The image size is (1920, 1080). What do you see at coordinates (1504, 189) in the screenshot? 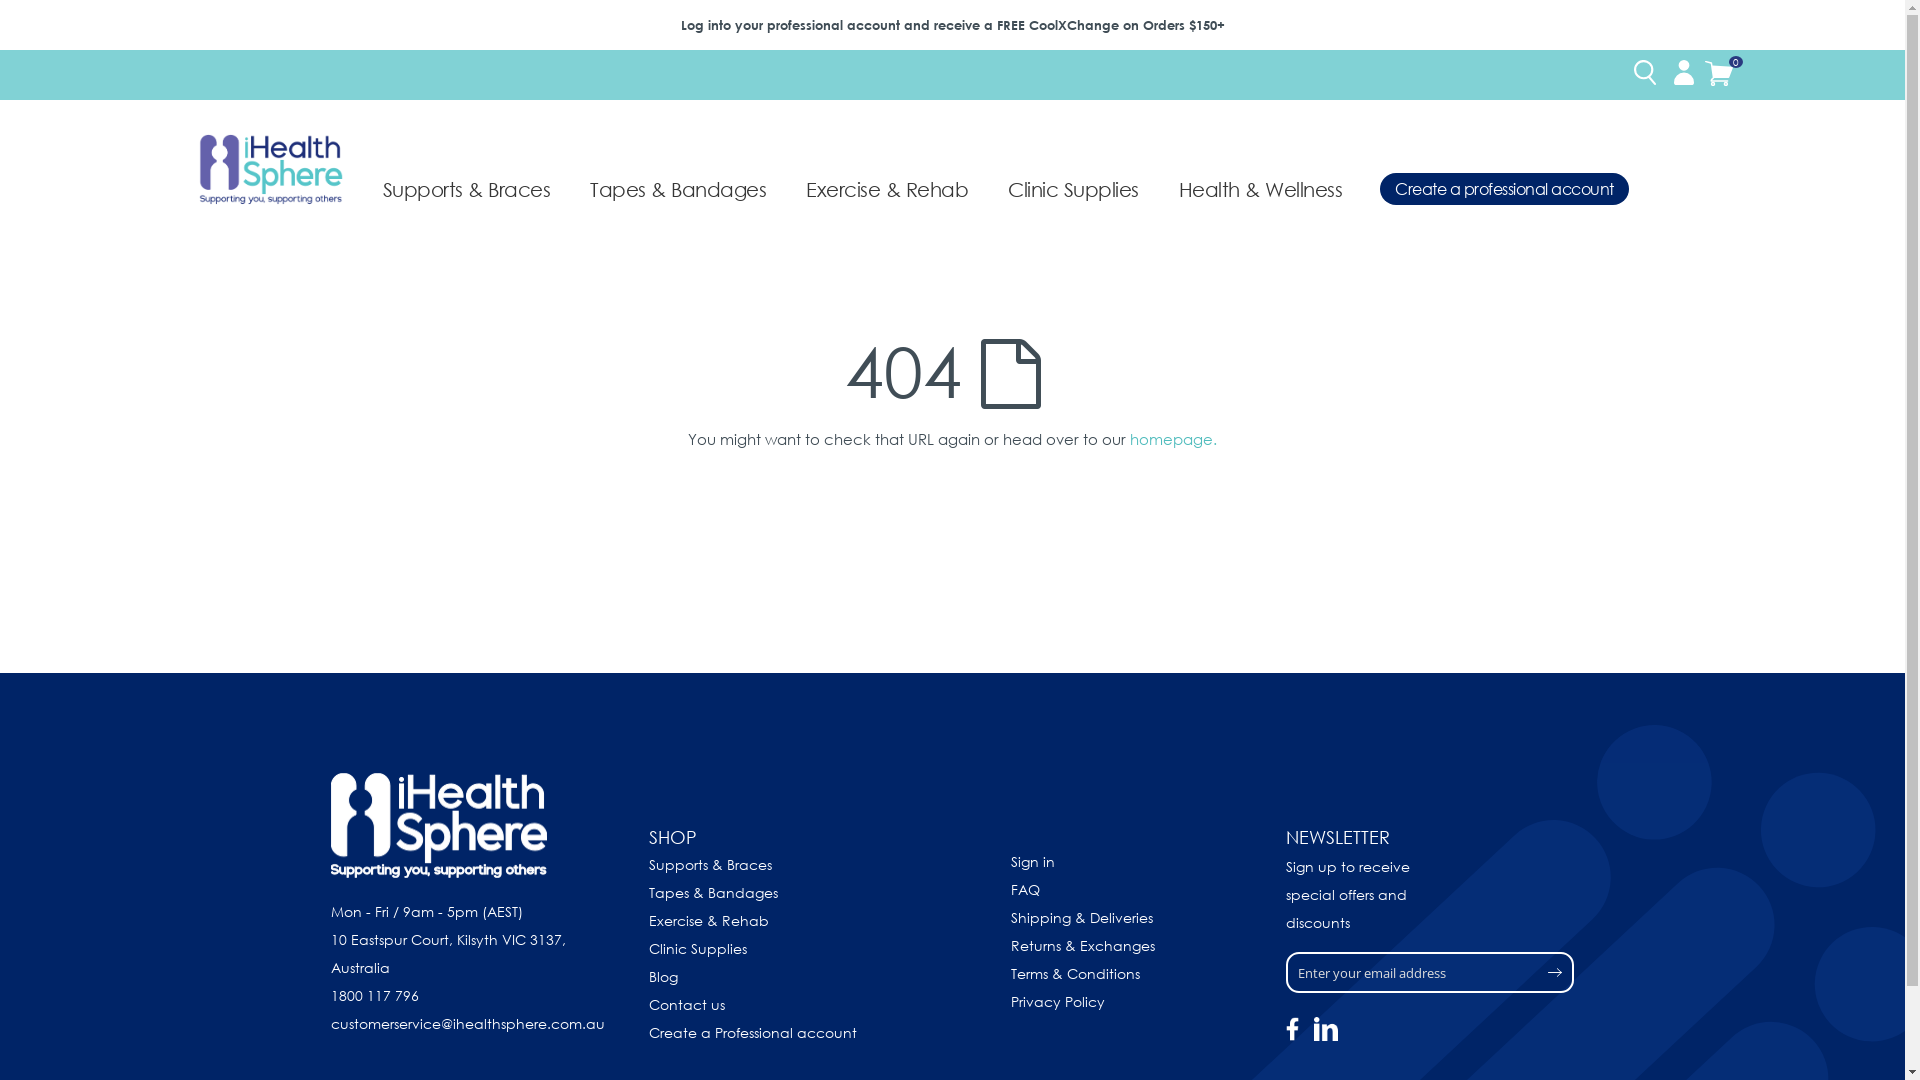
I see `'Create a professional account'` at bounding box center [1504, 189].